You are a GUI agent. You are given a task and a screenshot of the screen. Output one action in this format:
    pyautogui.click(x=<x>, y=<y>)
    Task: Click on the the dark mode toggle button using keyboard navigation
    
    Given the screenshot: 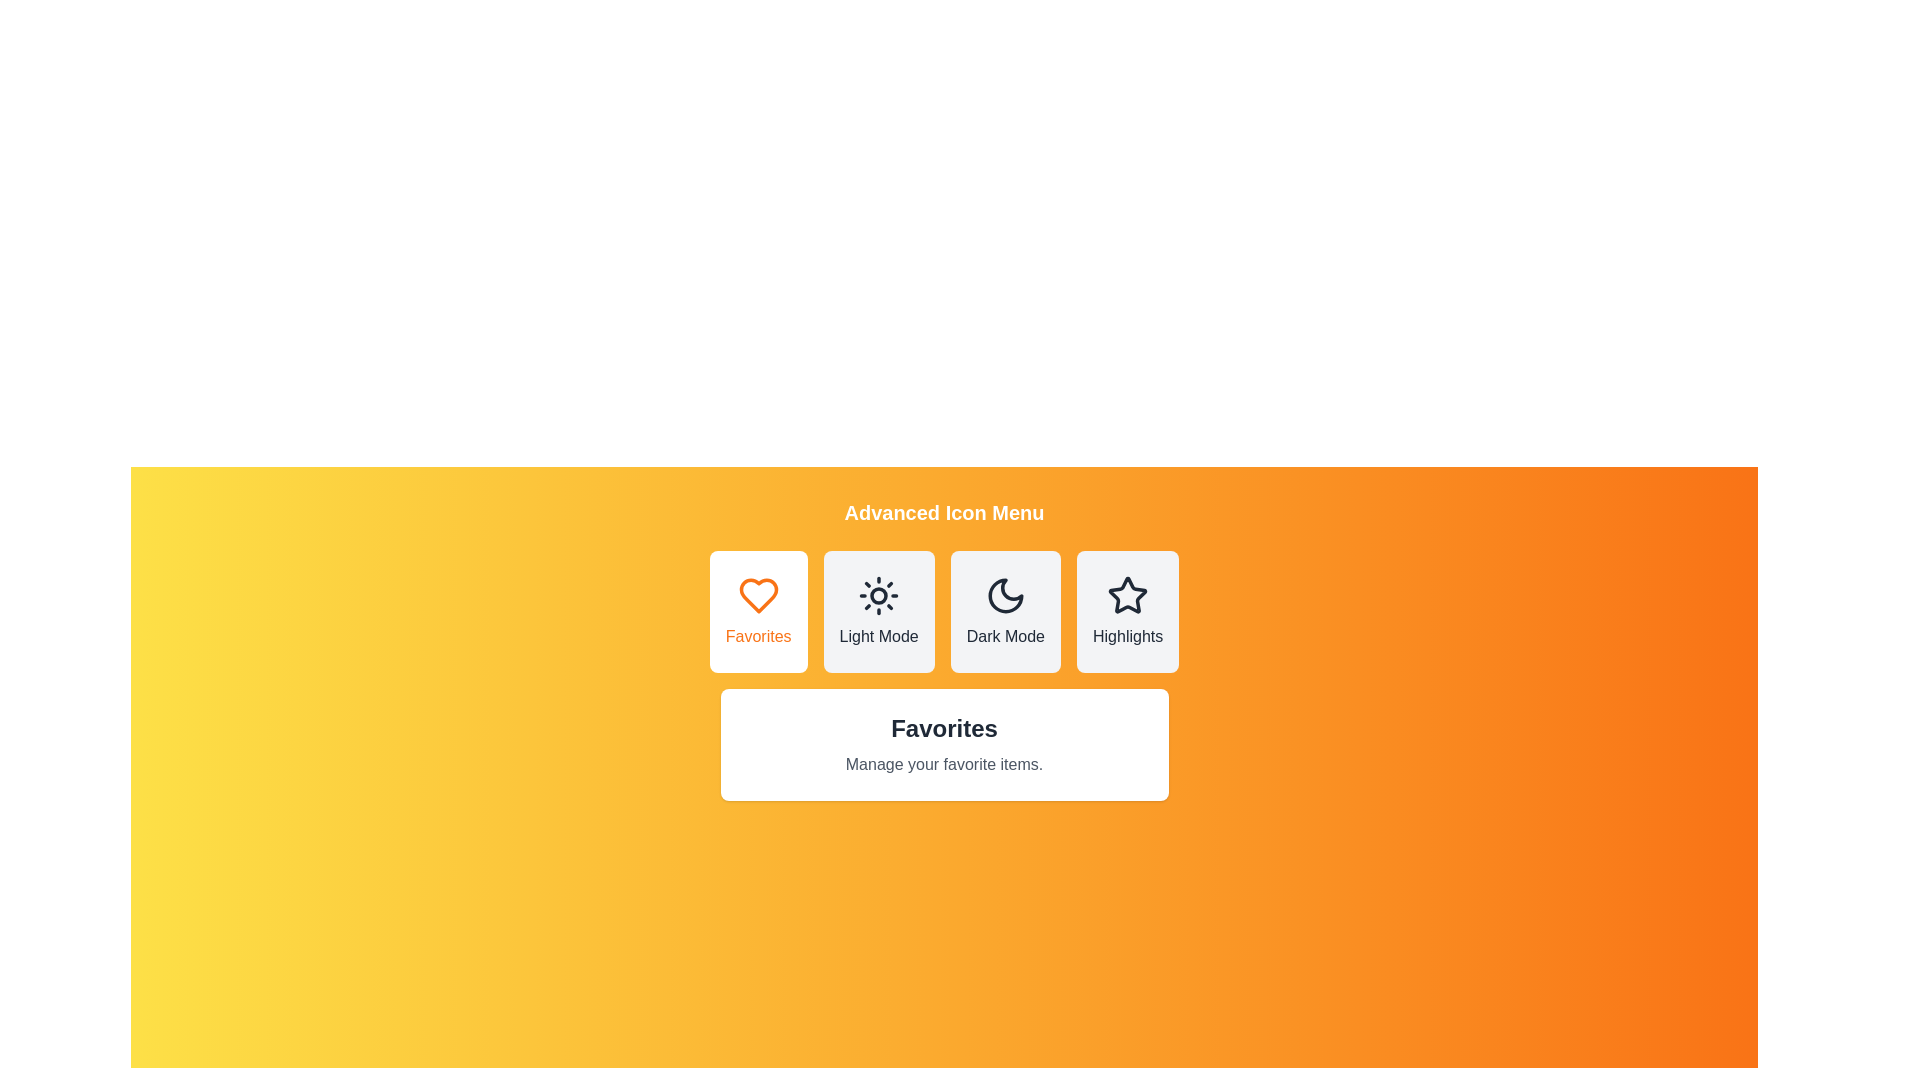 What is the action you would take?
    pyautogui.click(x=1005, y=611)
    